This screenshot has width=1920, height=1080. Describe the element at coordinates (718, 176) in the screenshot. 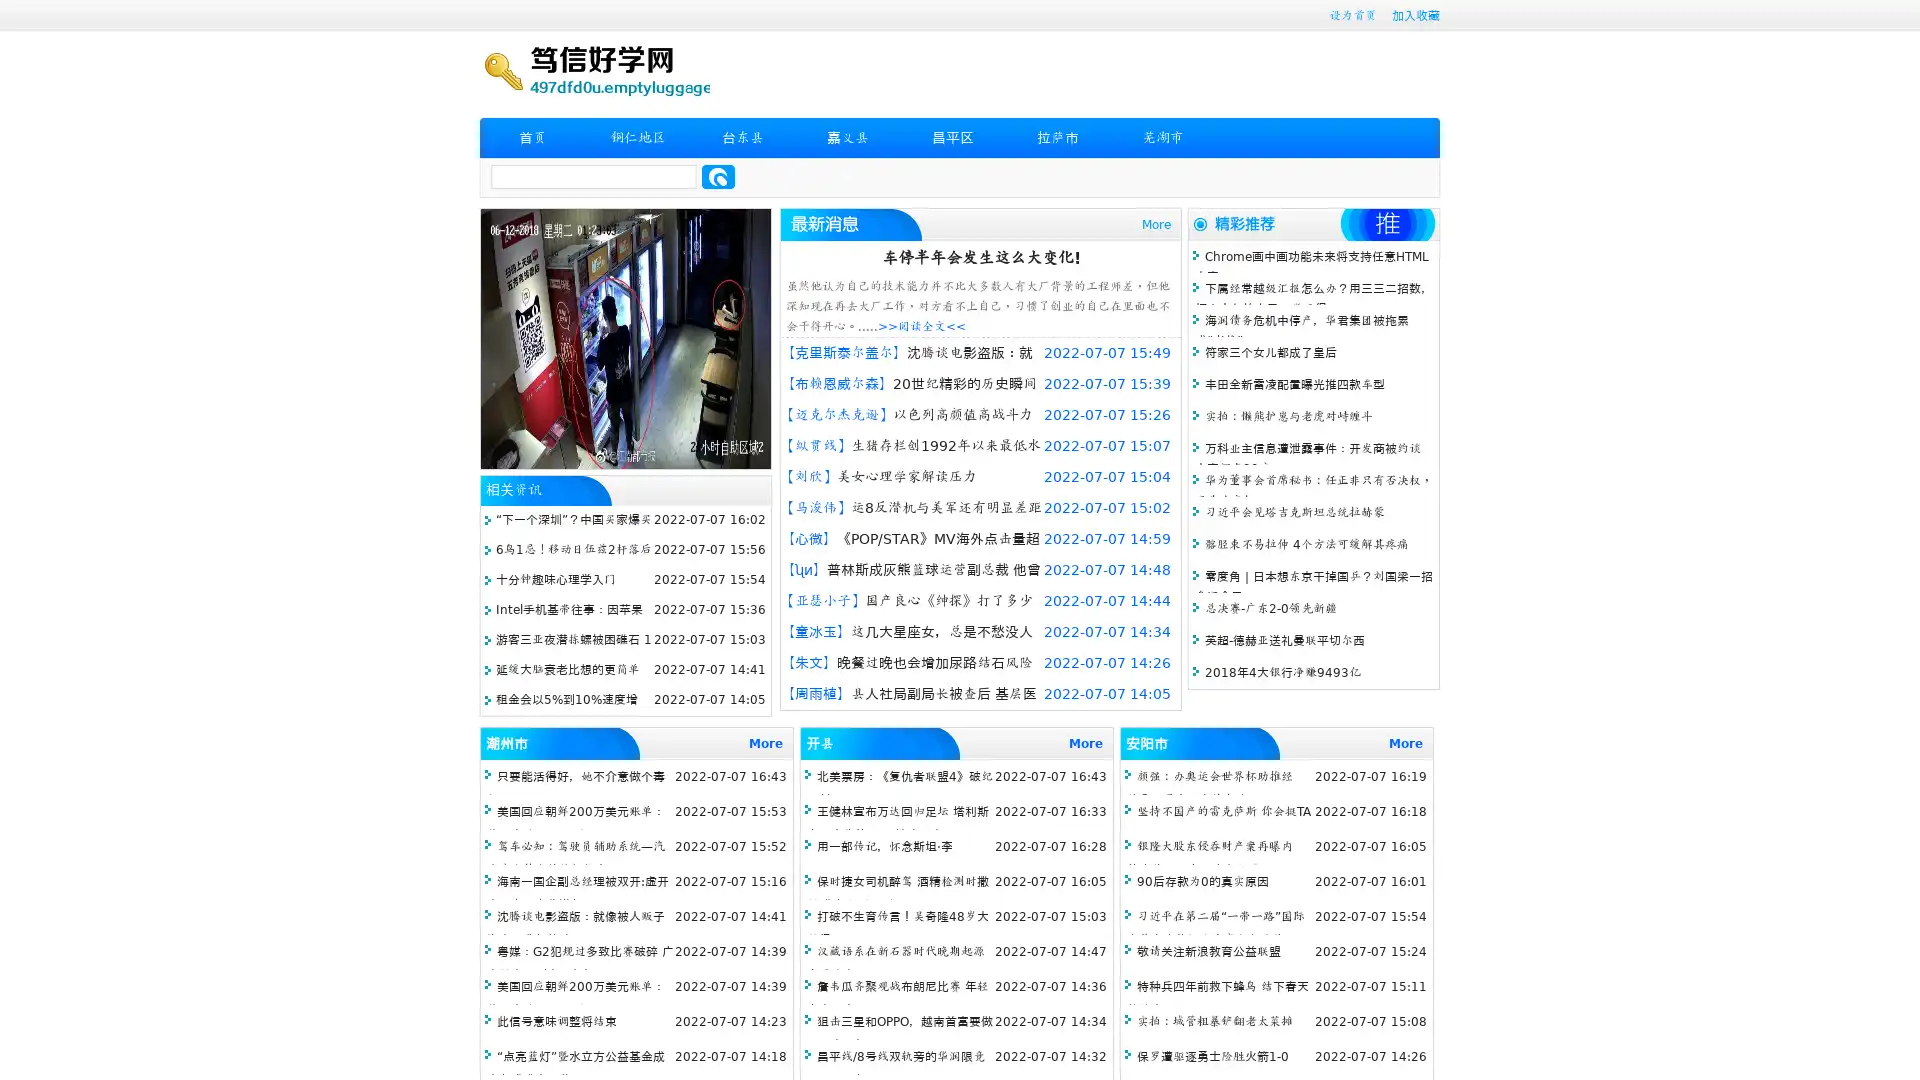

I see `Search` at that location.